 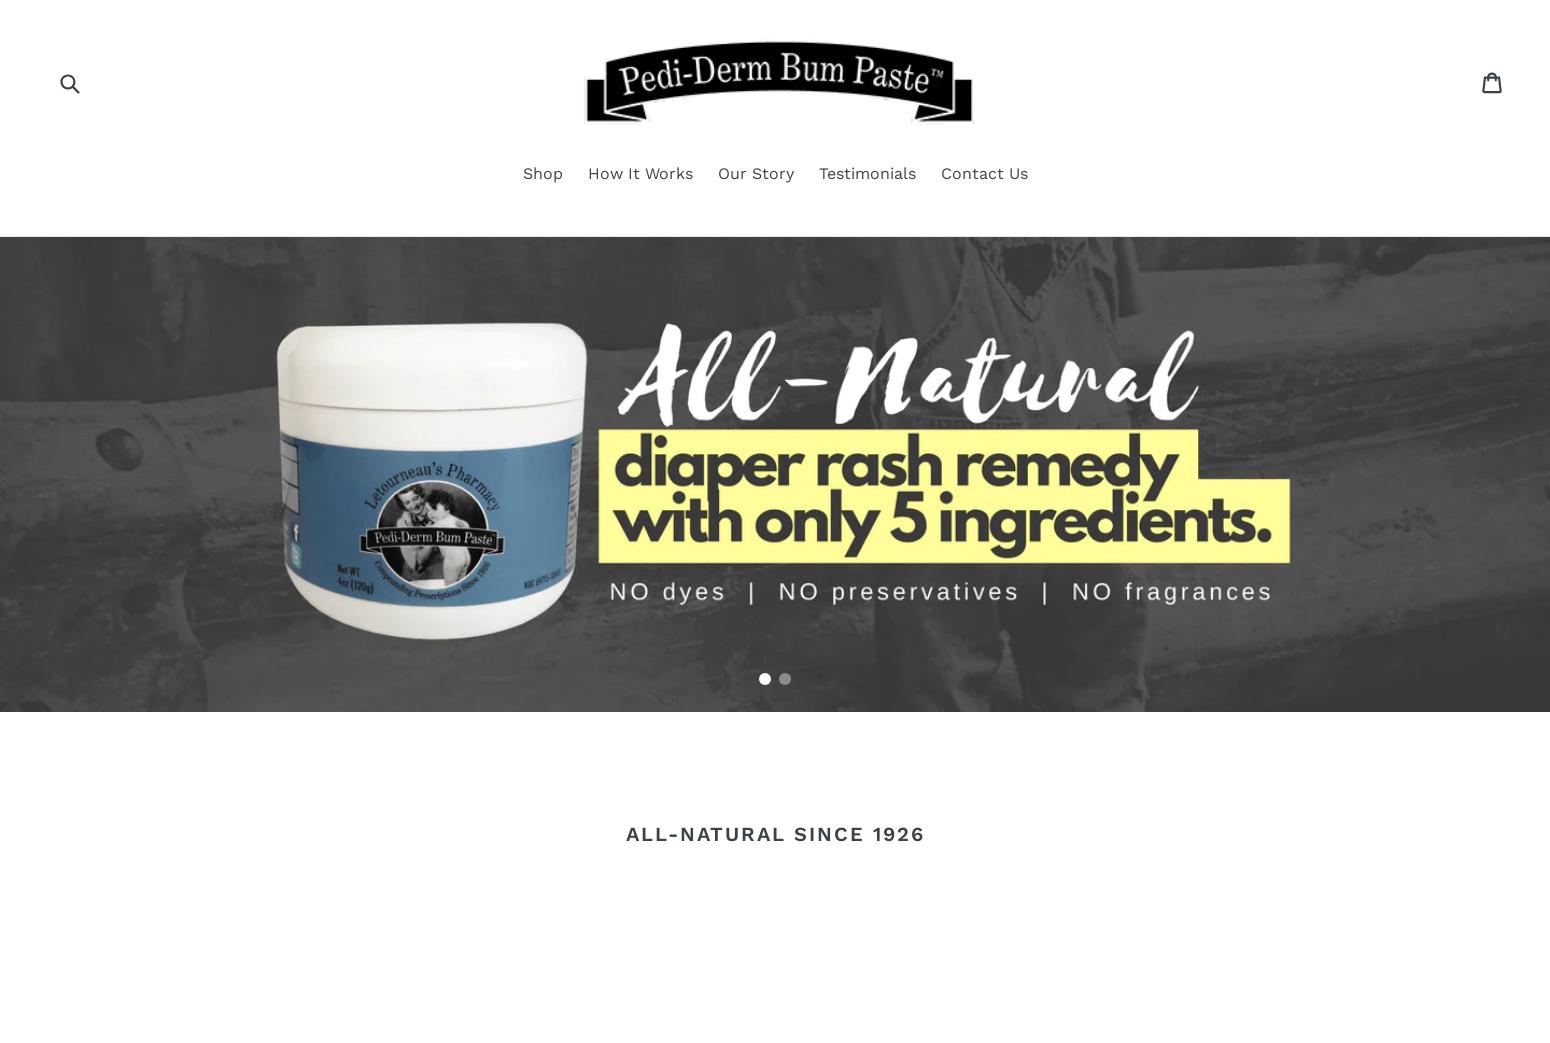 I want to click on 'Our Story', so click(x=755, y=171).